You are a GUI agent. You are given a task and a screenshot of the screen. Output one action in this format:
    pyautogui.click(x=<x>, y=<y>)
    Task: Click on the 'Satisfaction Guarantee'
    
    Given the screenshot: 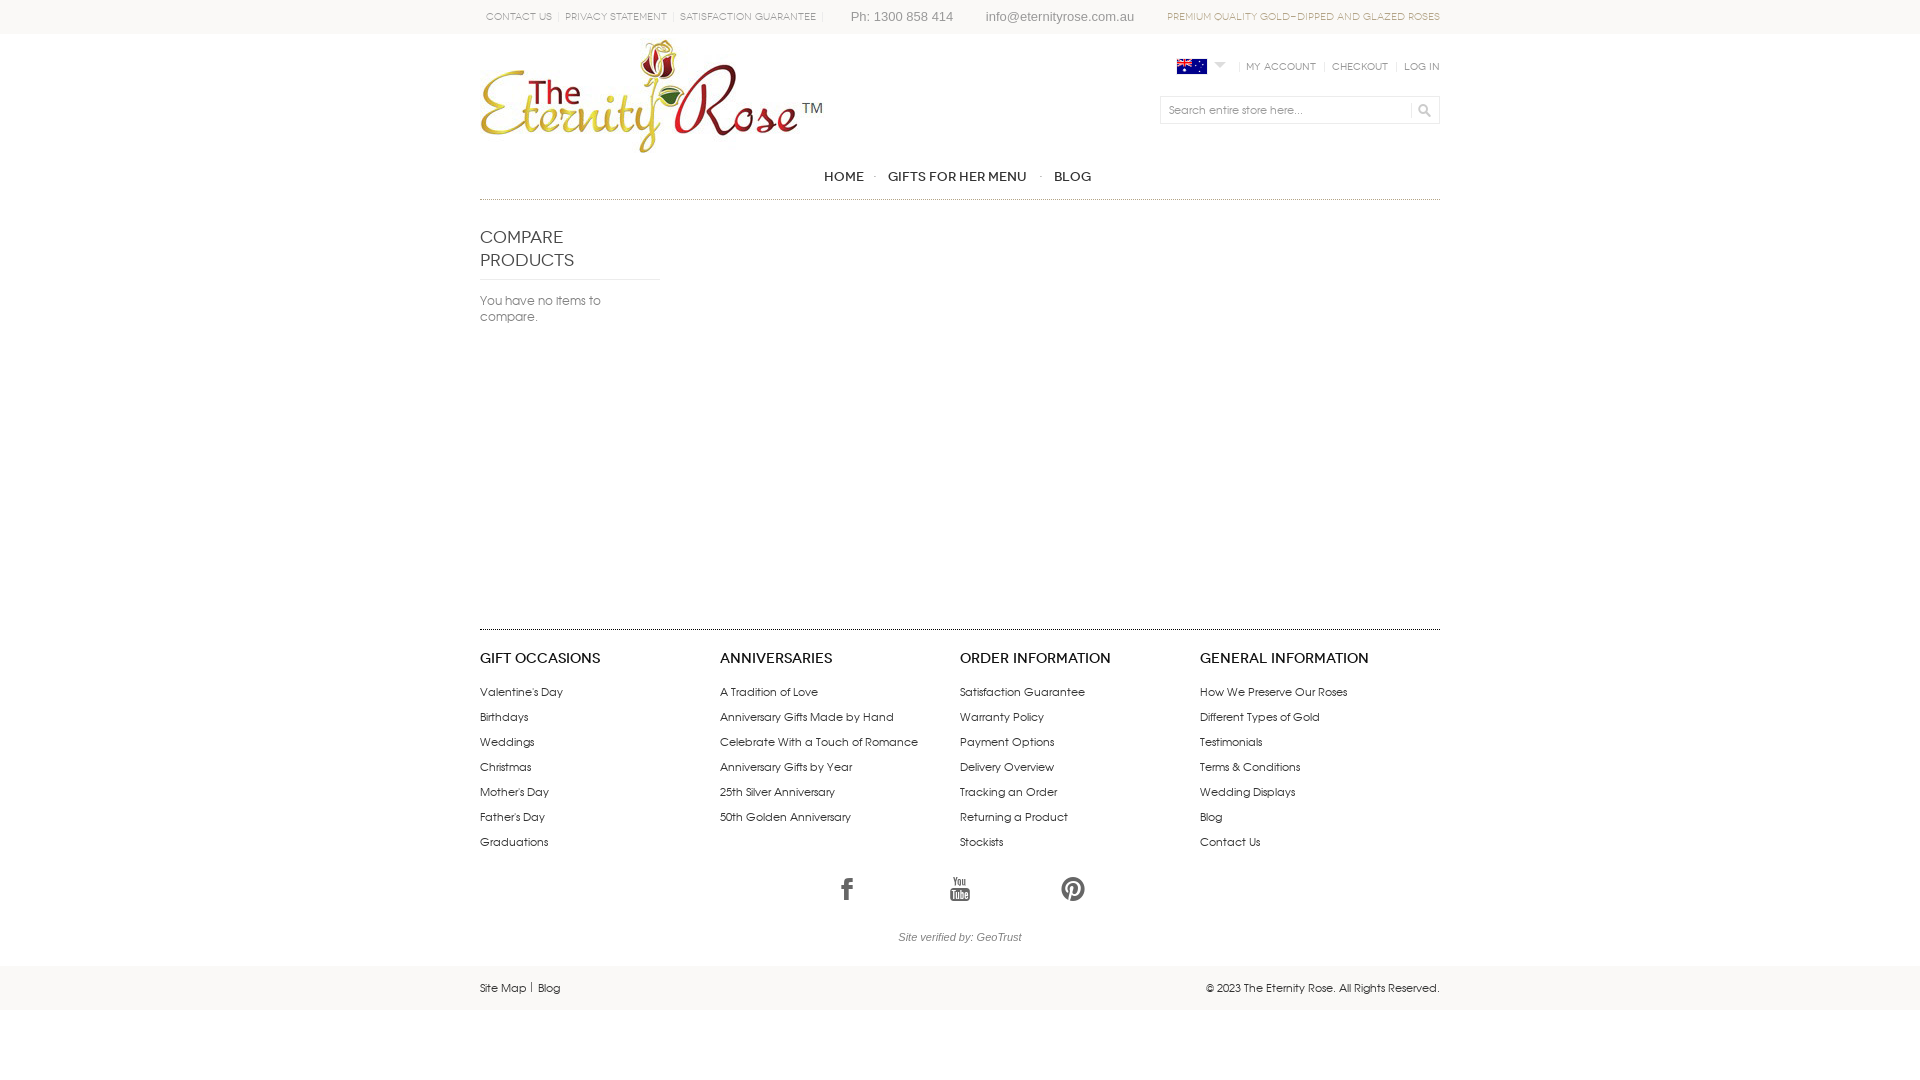 What is the action you would take?
    pyautogui.click(x=960, y=690)
    